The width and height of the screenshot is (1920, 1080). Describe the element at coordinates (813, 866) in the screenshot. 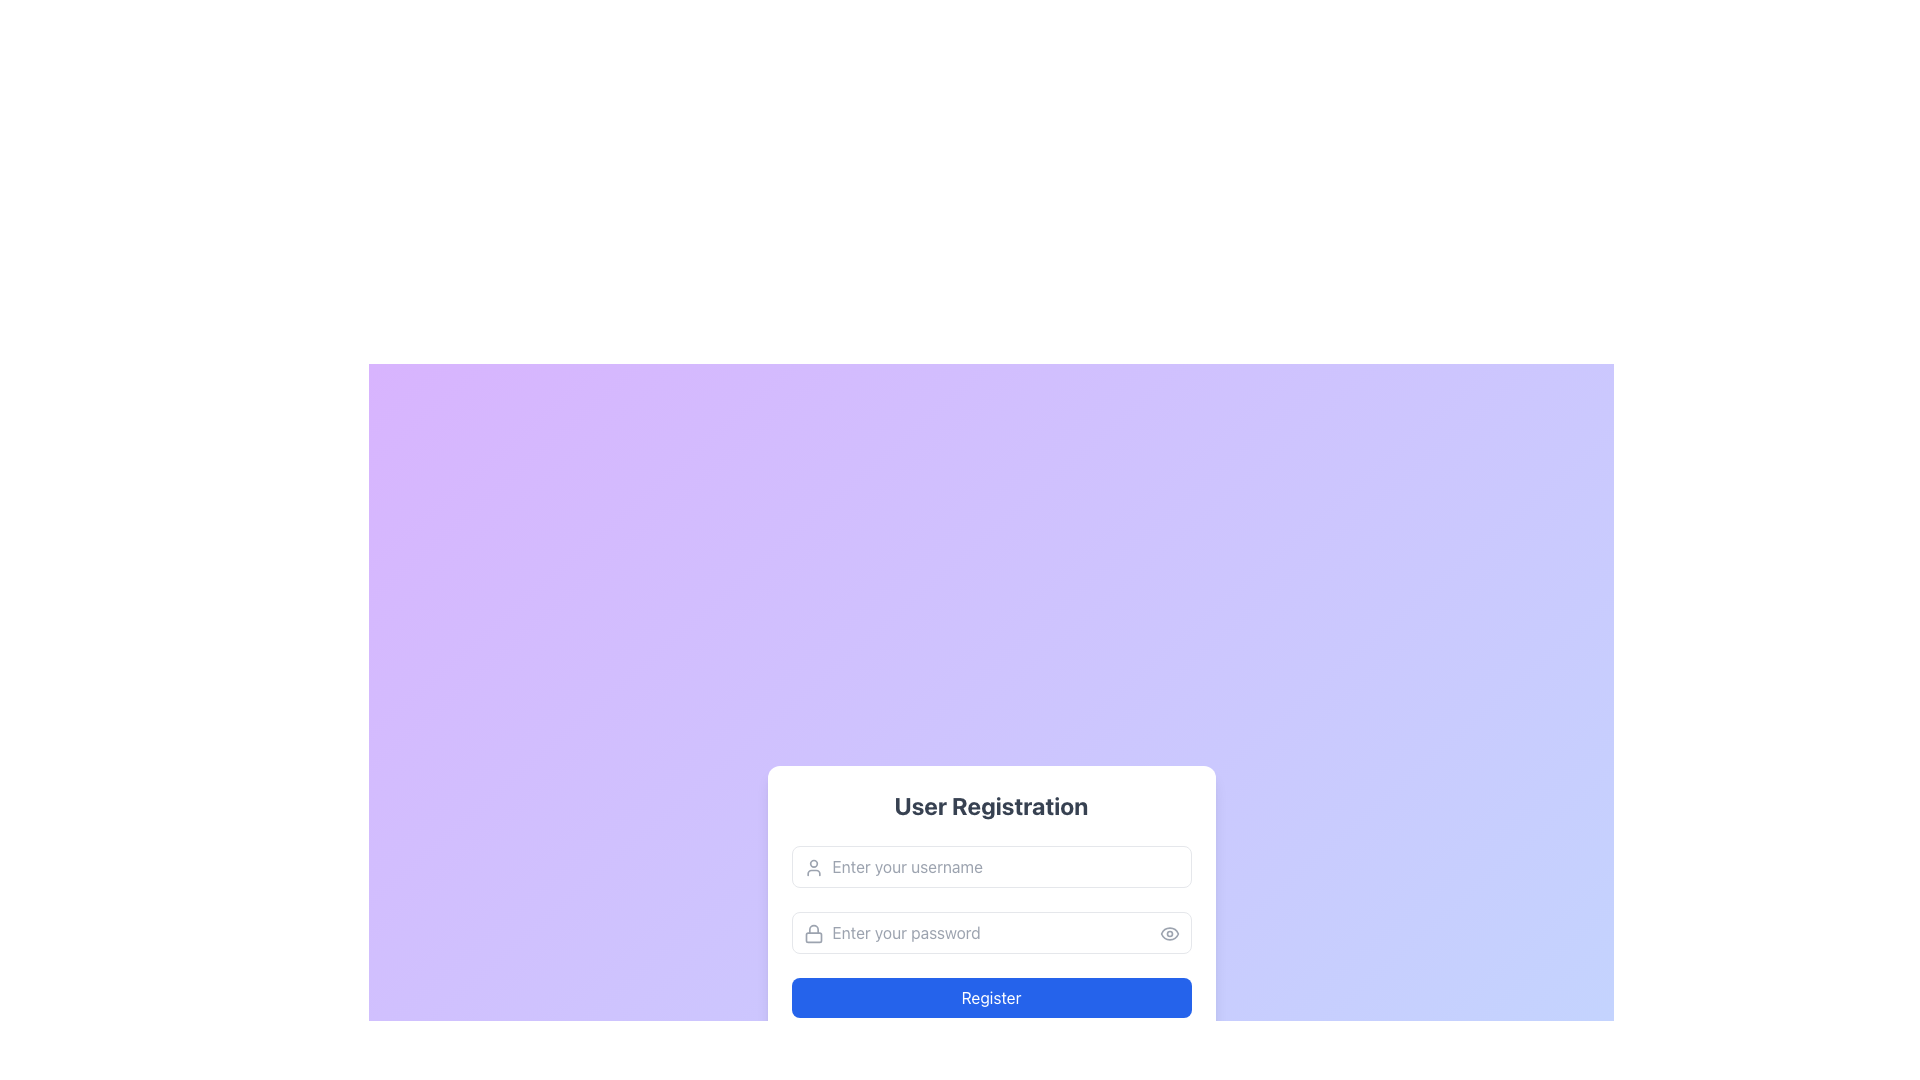

I see `the username input field icon, which is located at the top-left corner of the 'Enter your username' input field in the user registration form` at that location.